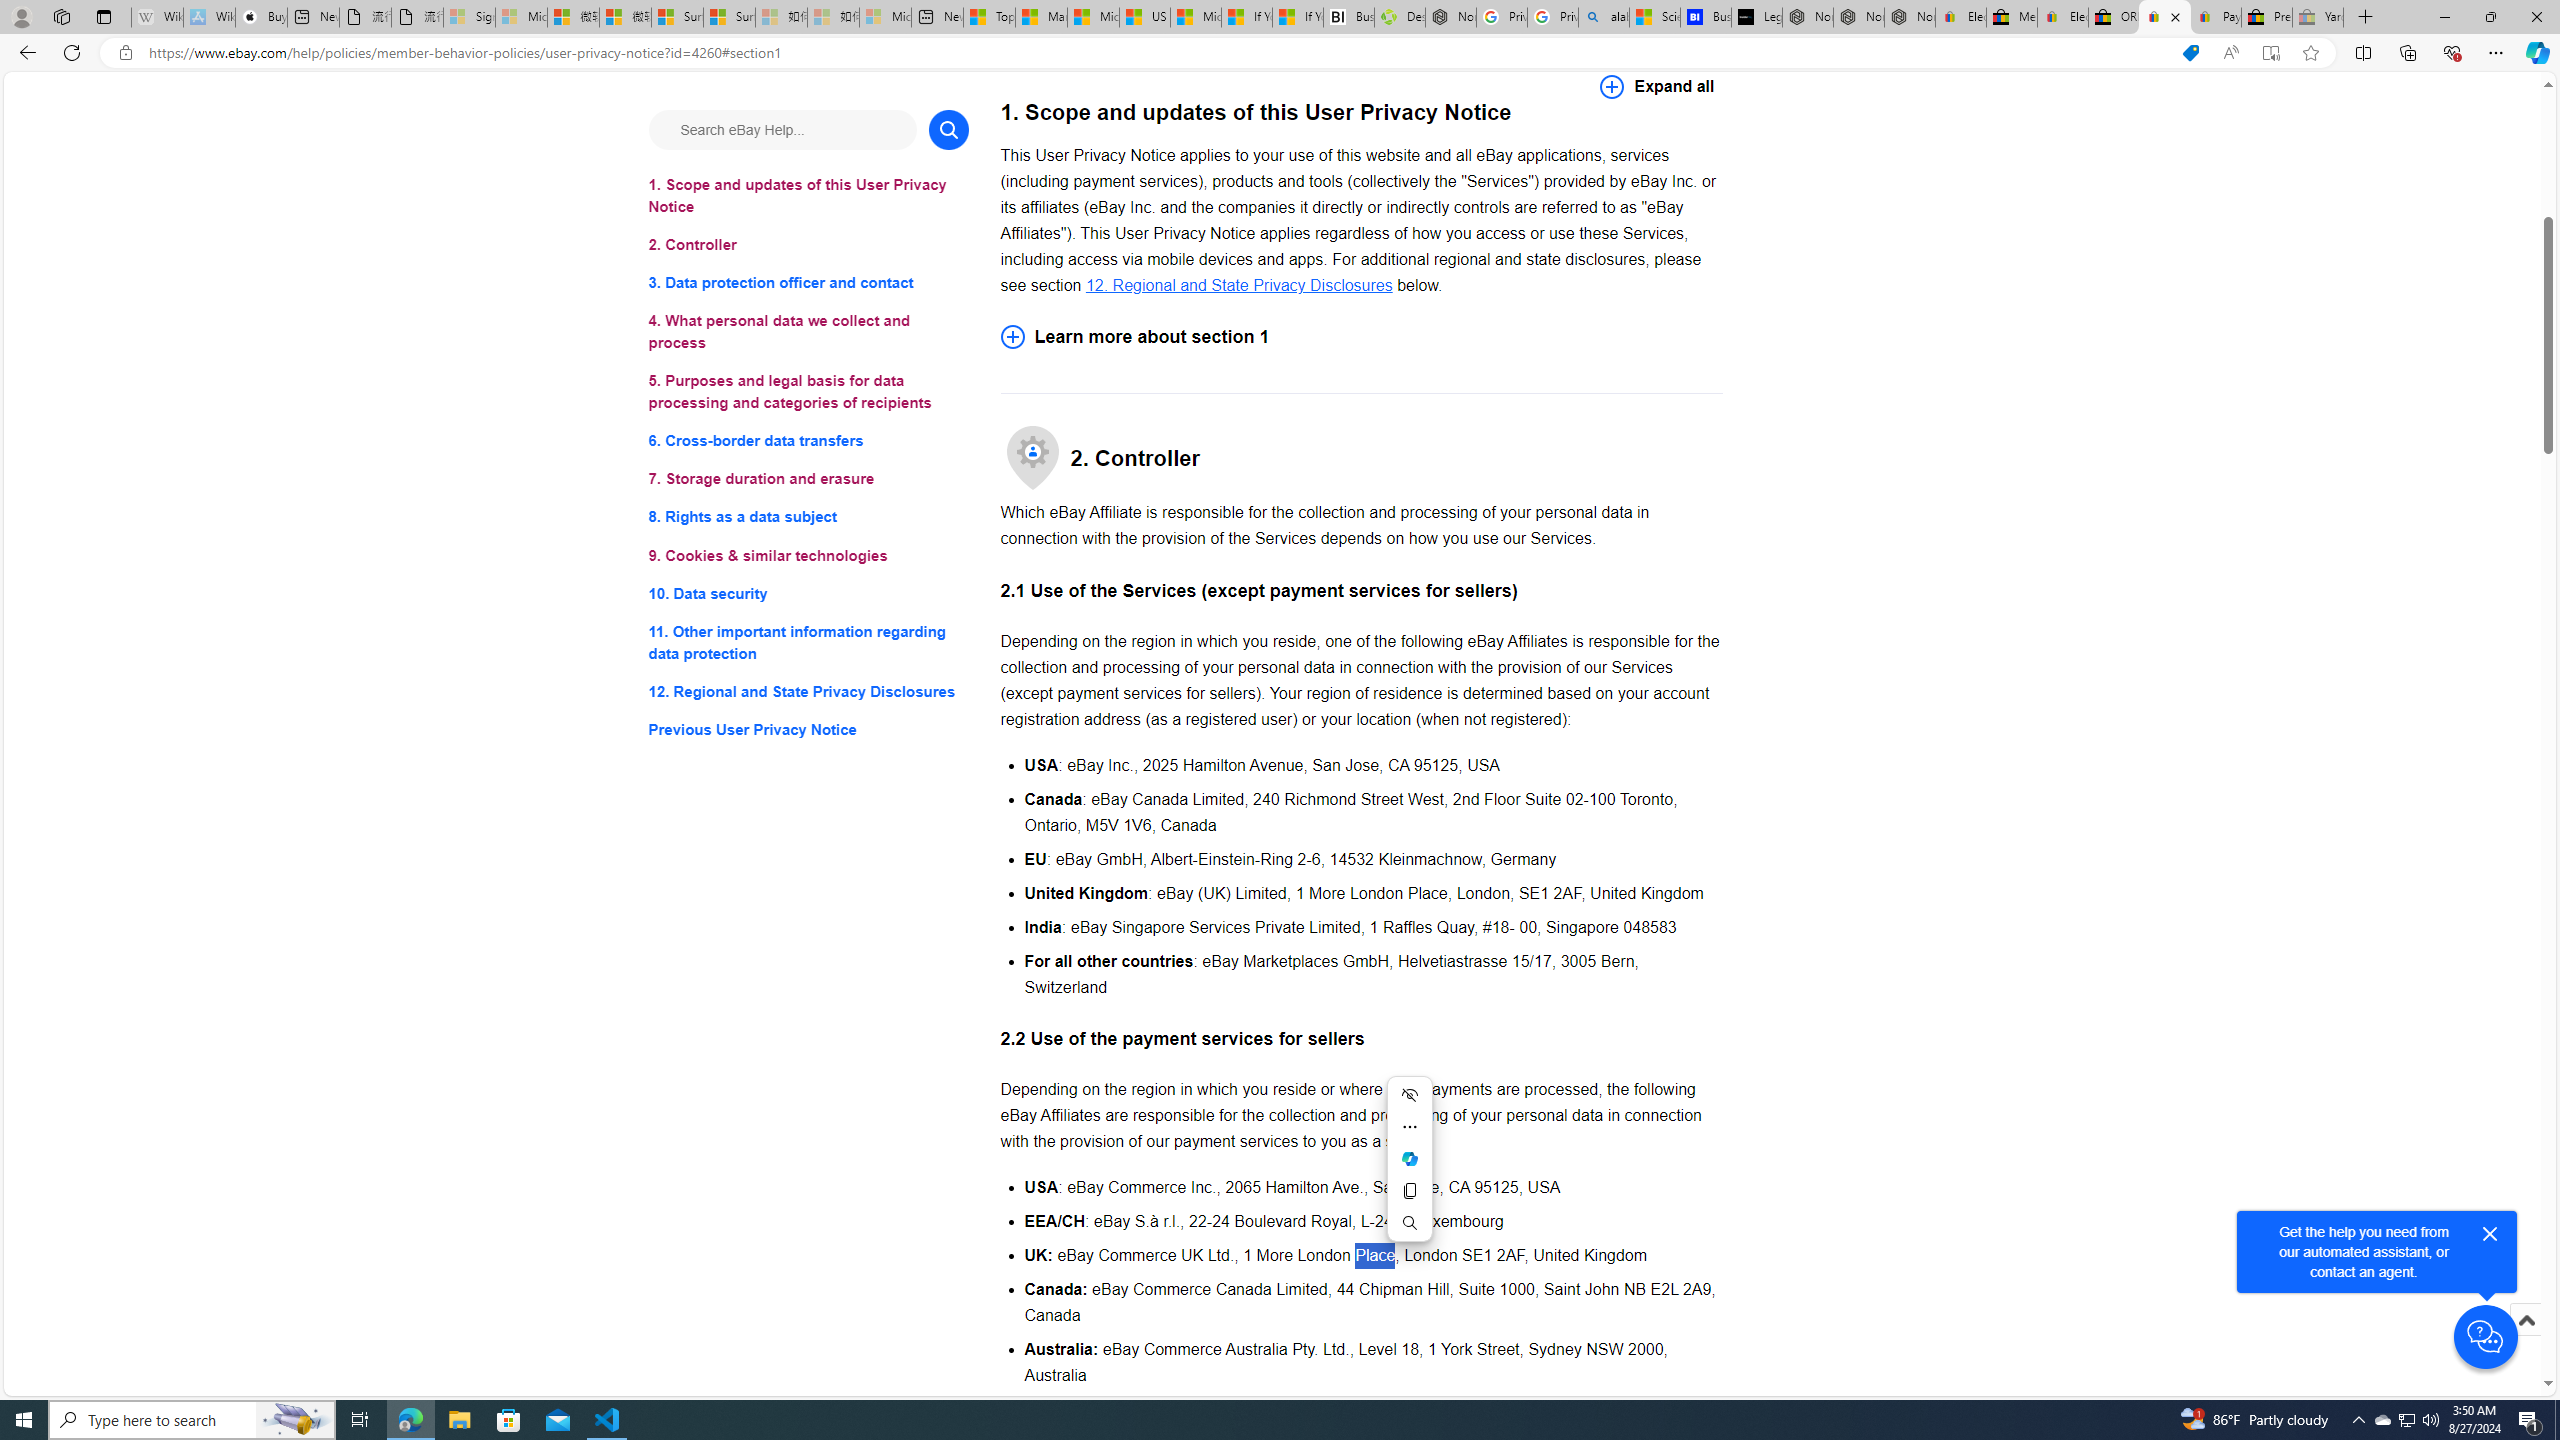 Image resolution: width=2560 pixels, height=1440 pixels. I want to click on 'User Privacy Notice | eBay', so click(2164, 16).